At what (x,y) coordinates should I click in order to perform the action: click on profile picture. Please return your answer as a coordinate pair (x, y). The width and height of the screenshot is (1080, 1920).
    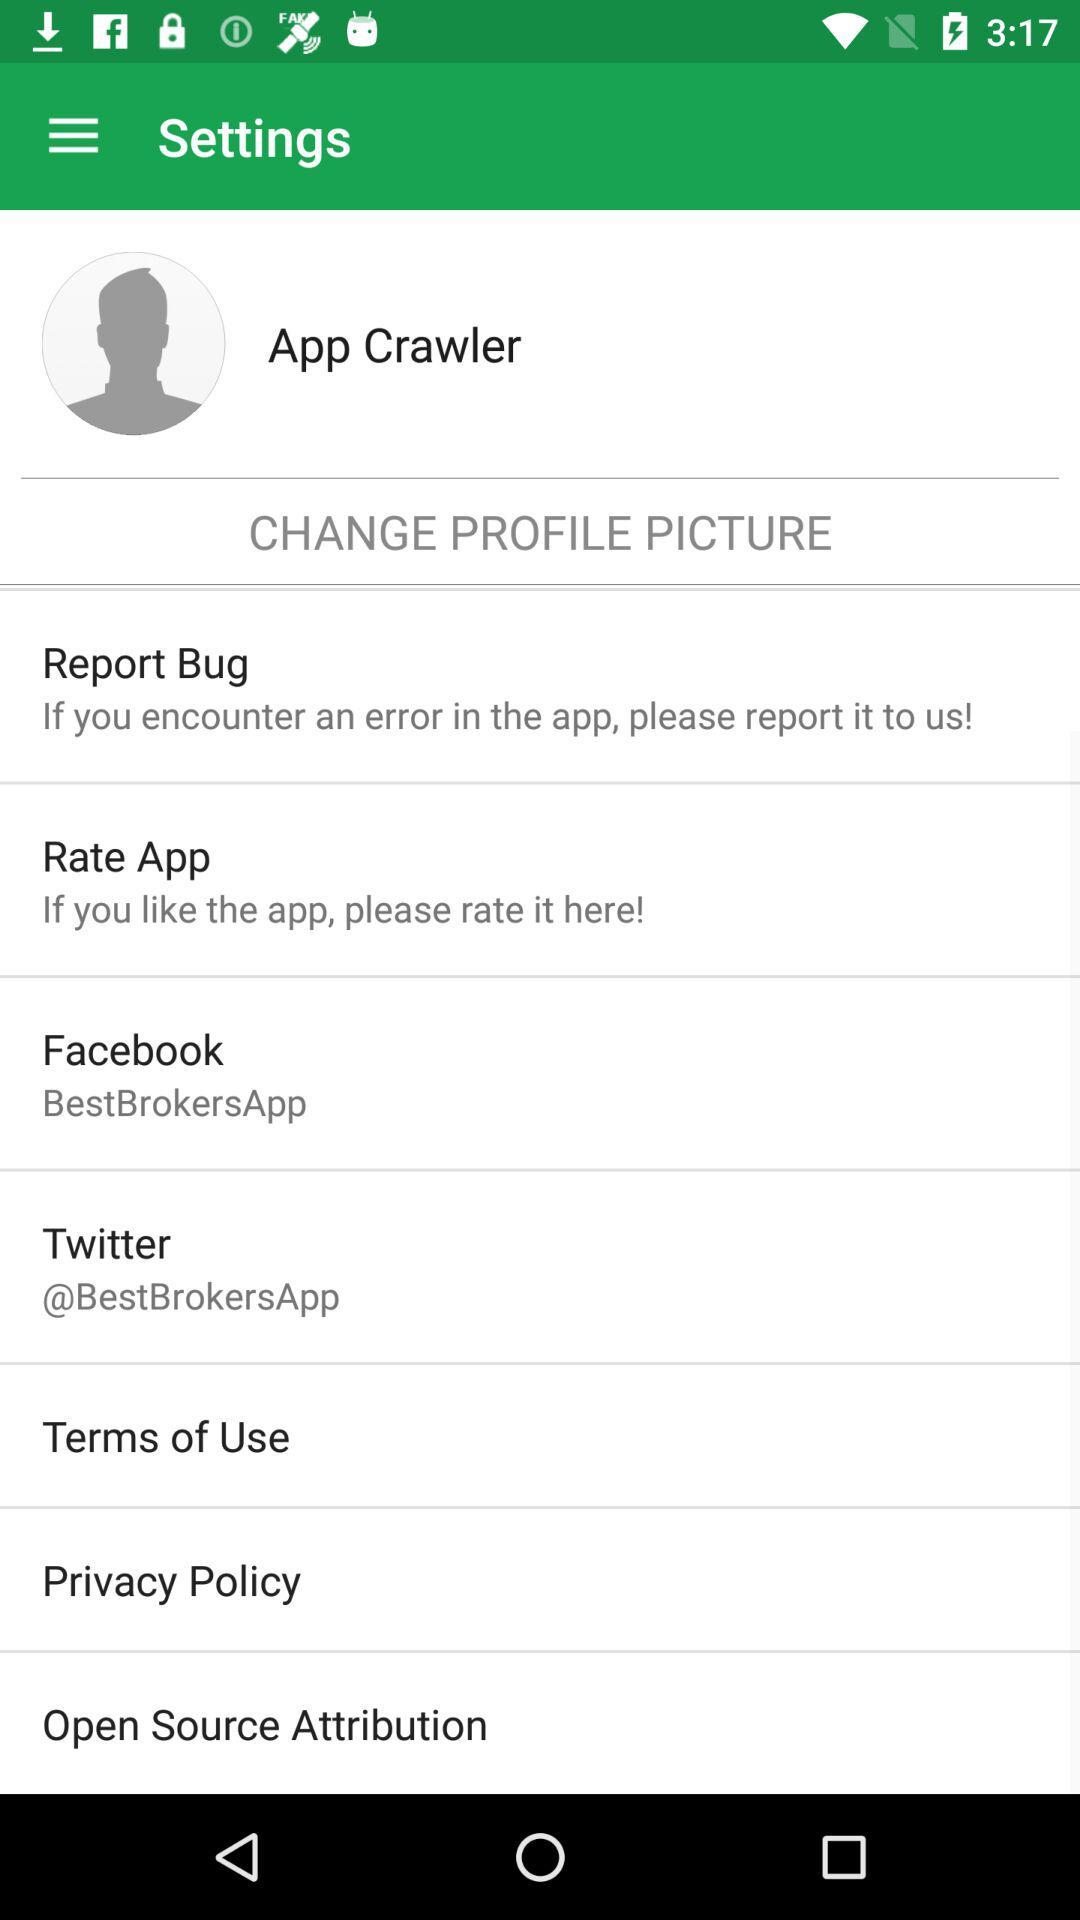
    Looking at the image, I should click on (133, 343).